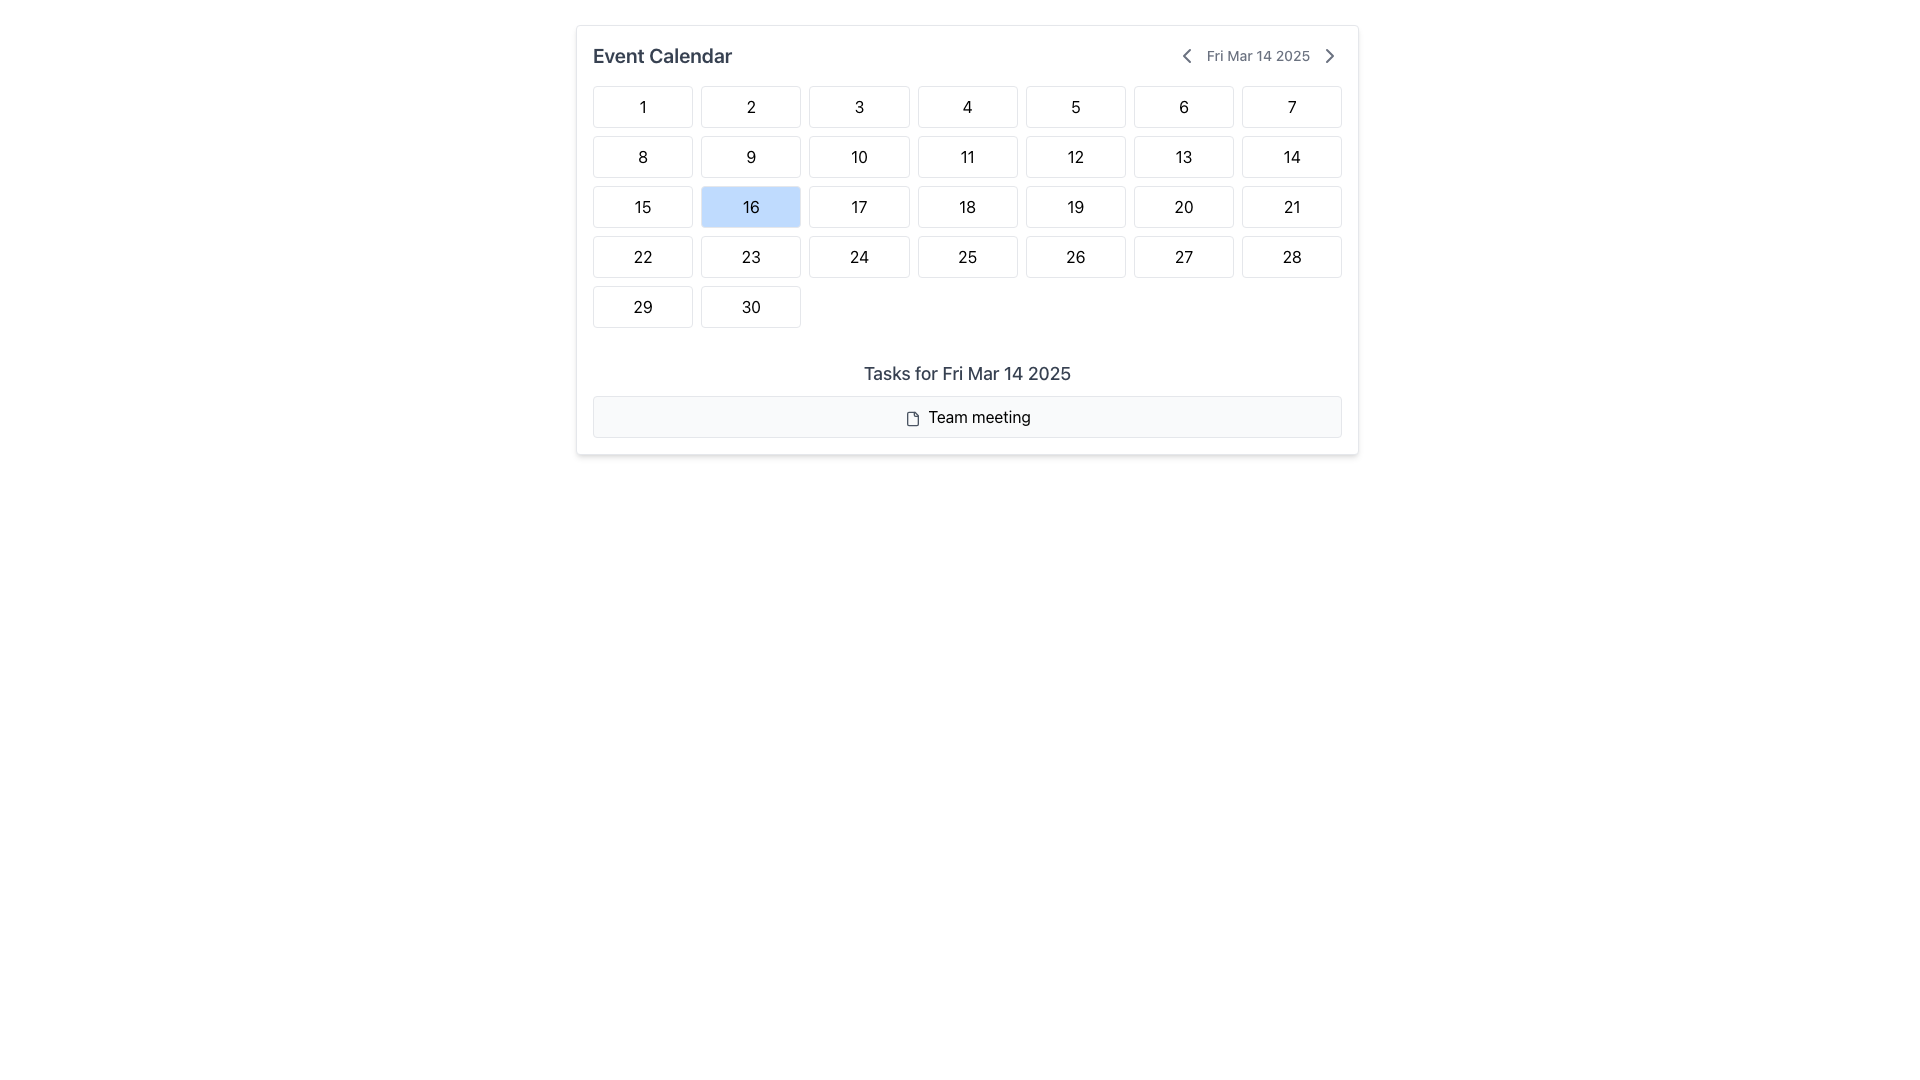 This screenshot has height=1080, width=1920. What do you see at coordinates (967, 238) in the screenshot?
I see `keyboard navigation` at bounding box center [967, 238].